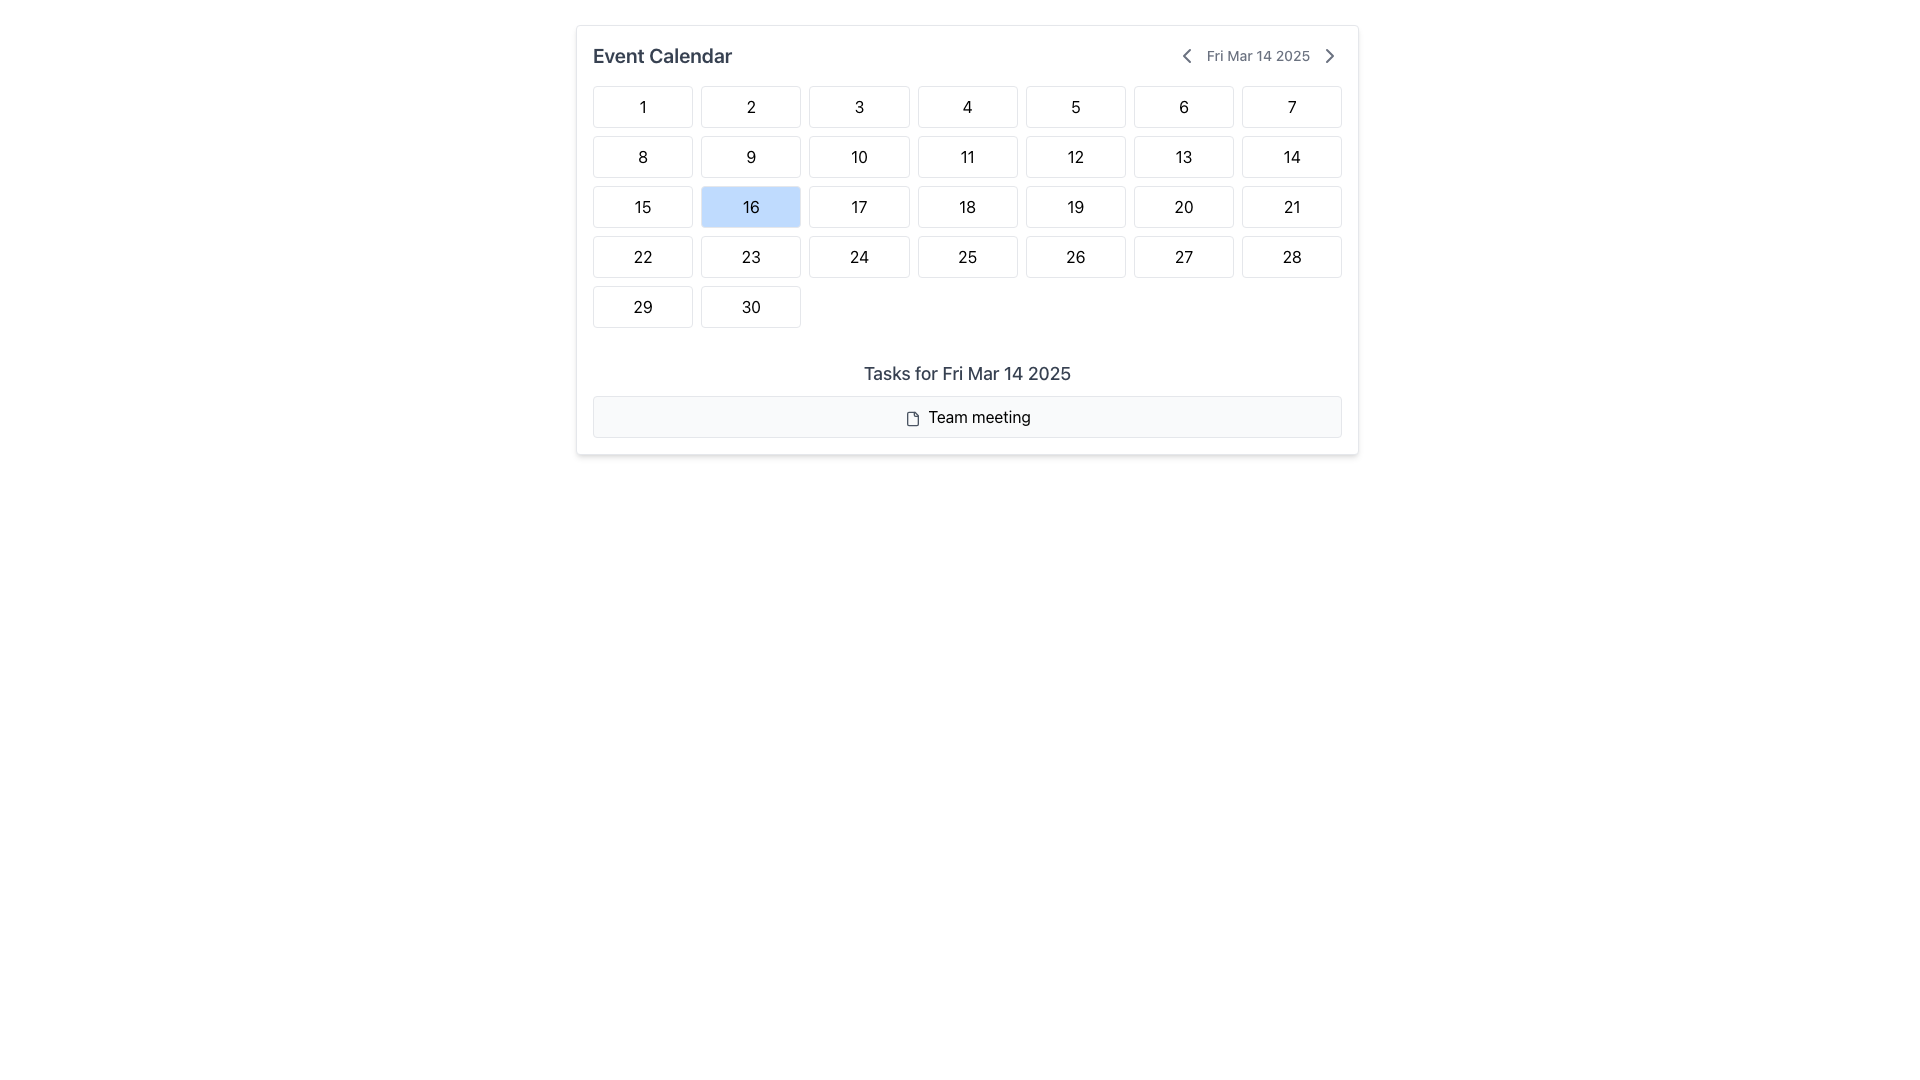 This screenshot has height=1080, width=1920. What do you see at coordinates (967, 238) in the screenshot?
I see `keyboard navigation` at bounding box center [967, 238].